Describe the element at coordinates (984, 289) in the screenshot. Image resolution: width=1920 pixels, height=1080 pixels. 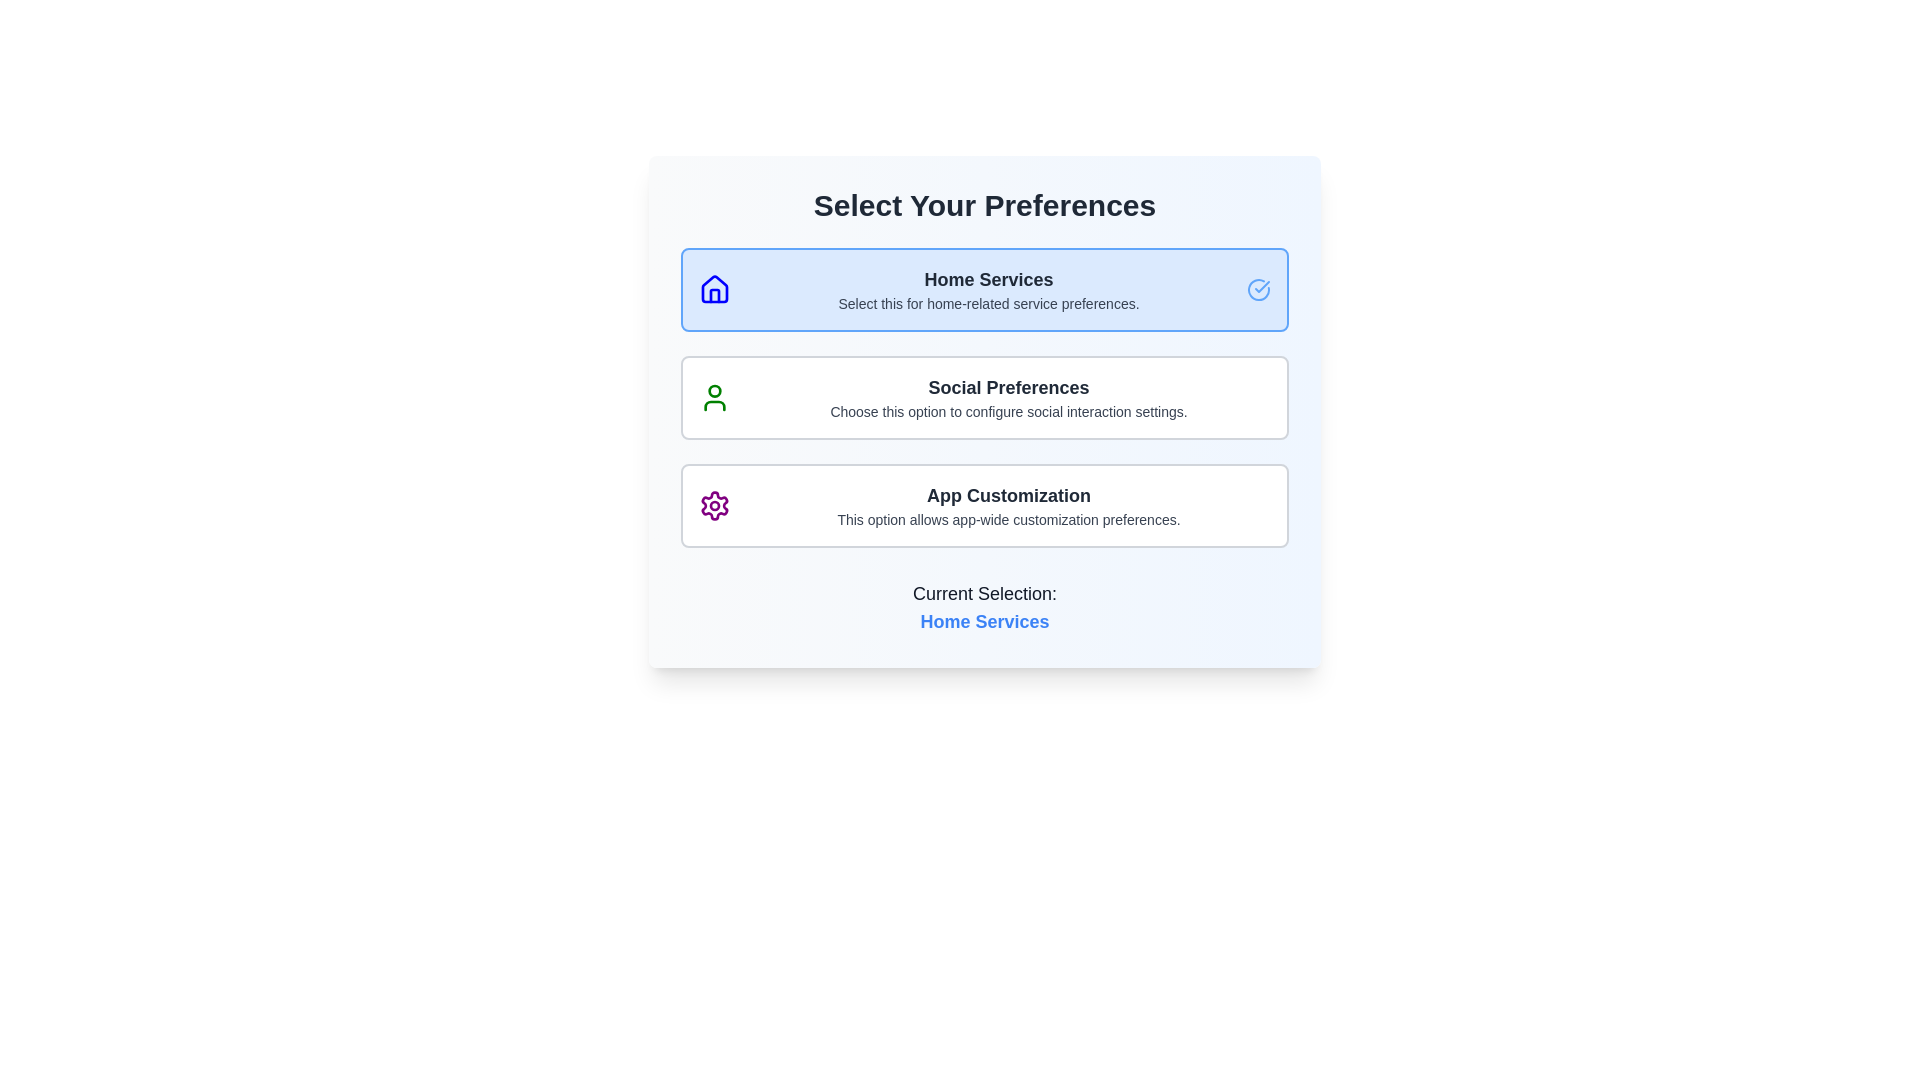
I see `the first selectable option card under 'Select Your Preferences'` at that location.